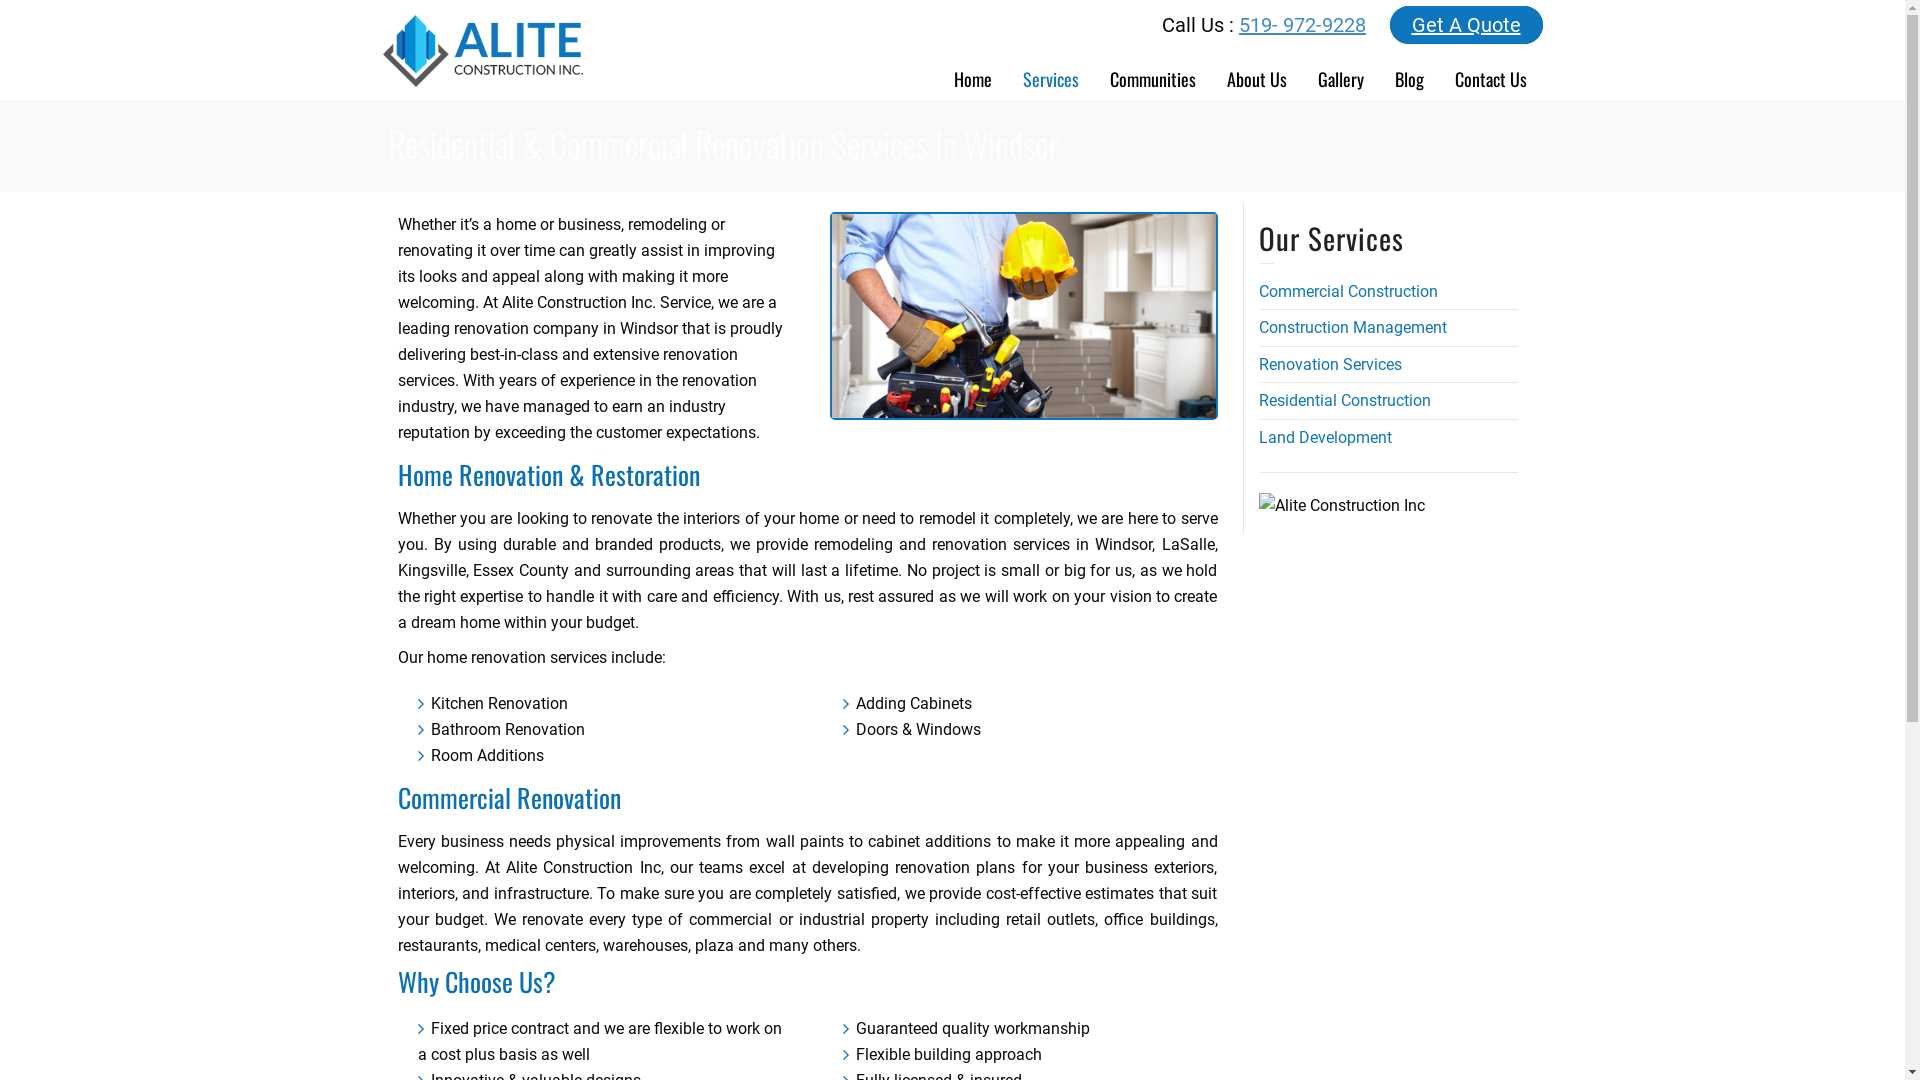 The image size is (1920, 1080). Describe the element at coordinates (1347, 291) in the screenshot. I see `'Commercial Construction'` at that location.